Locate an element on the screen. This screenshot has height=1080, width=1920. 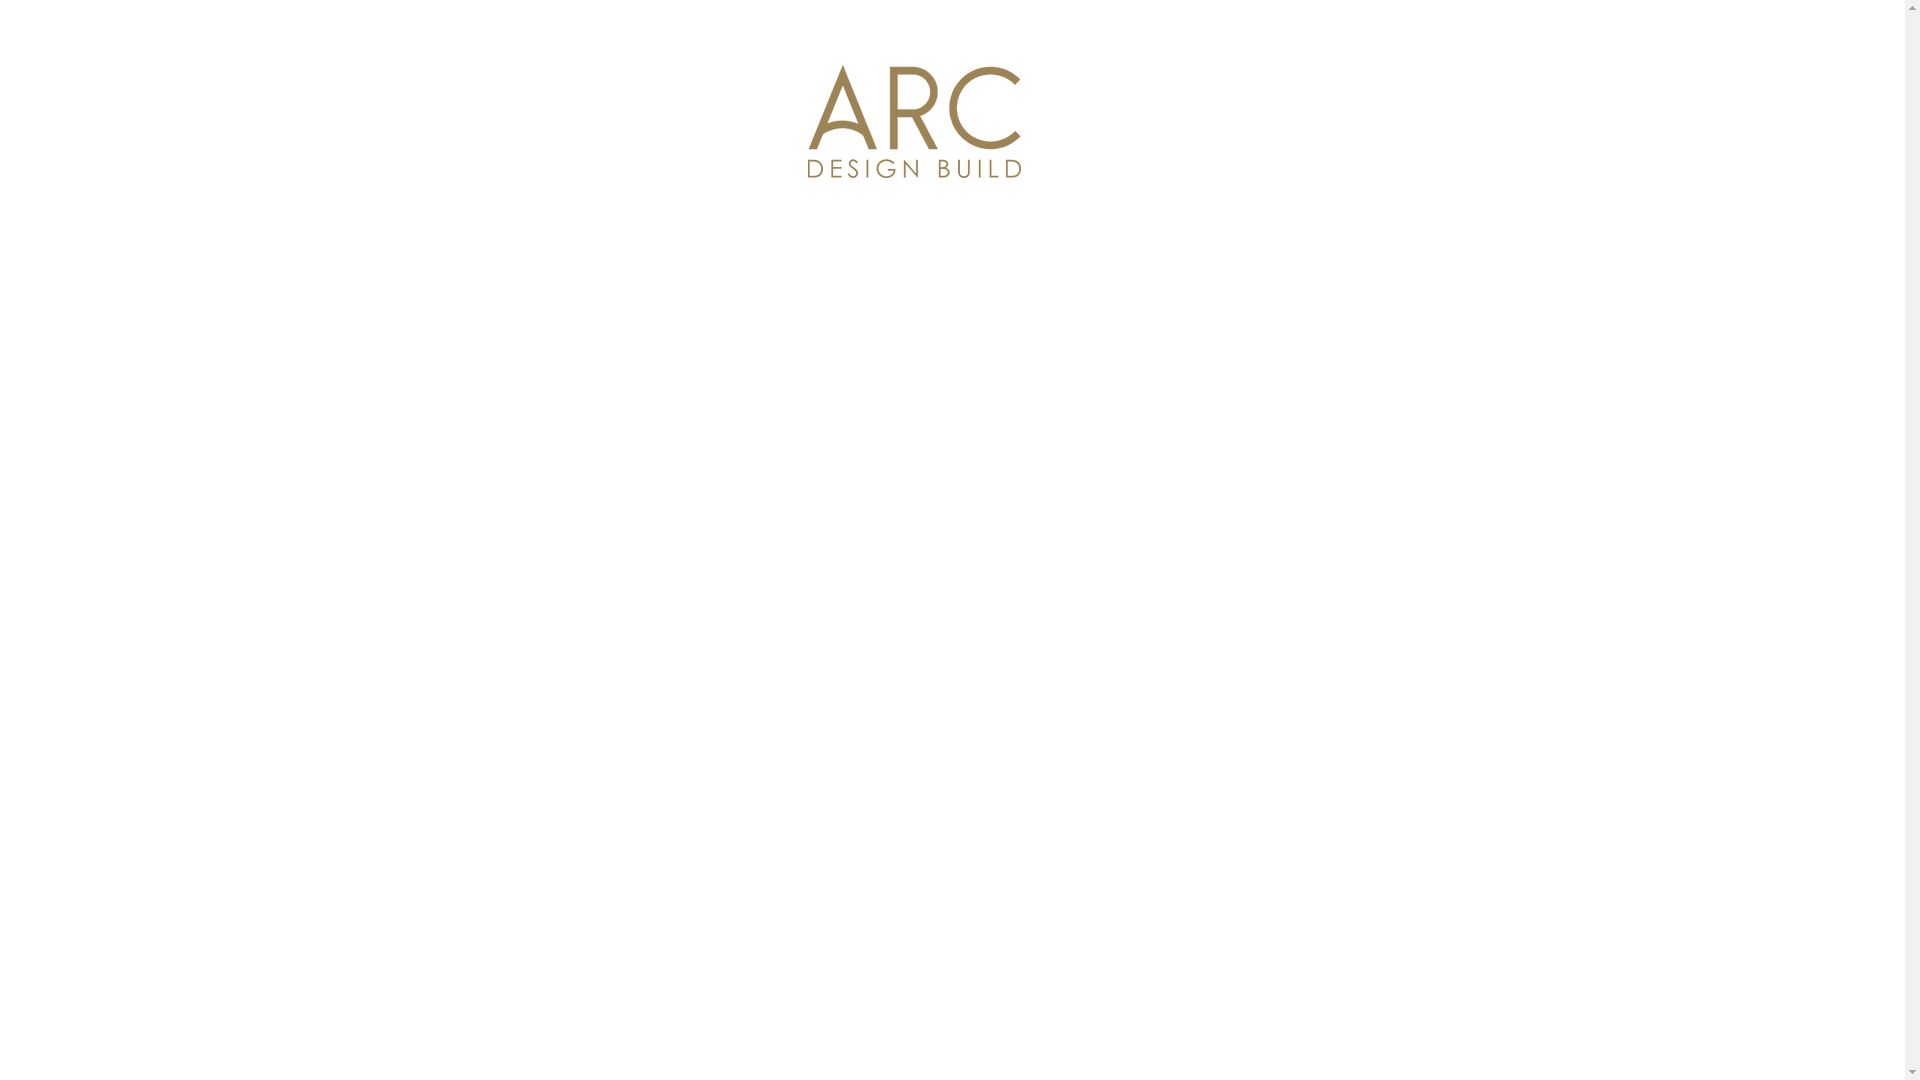
'signature logo for email.png' is located at coordinates (913, 121).